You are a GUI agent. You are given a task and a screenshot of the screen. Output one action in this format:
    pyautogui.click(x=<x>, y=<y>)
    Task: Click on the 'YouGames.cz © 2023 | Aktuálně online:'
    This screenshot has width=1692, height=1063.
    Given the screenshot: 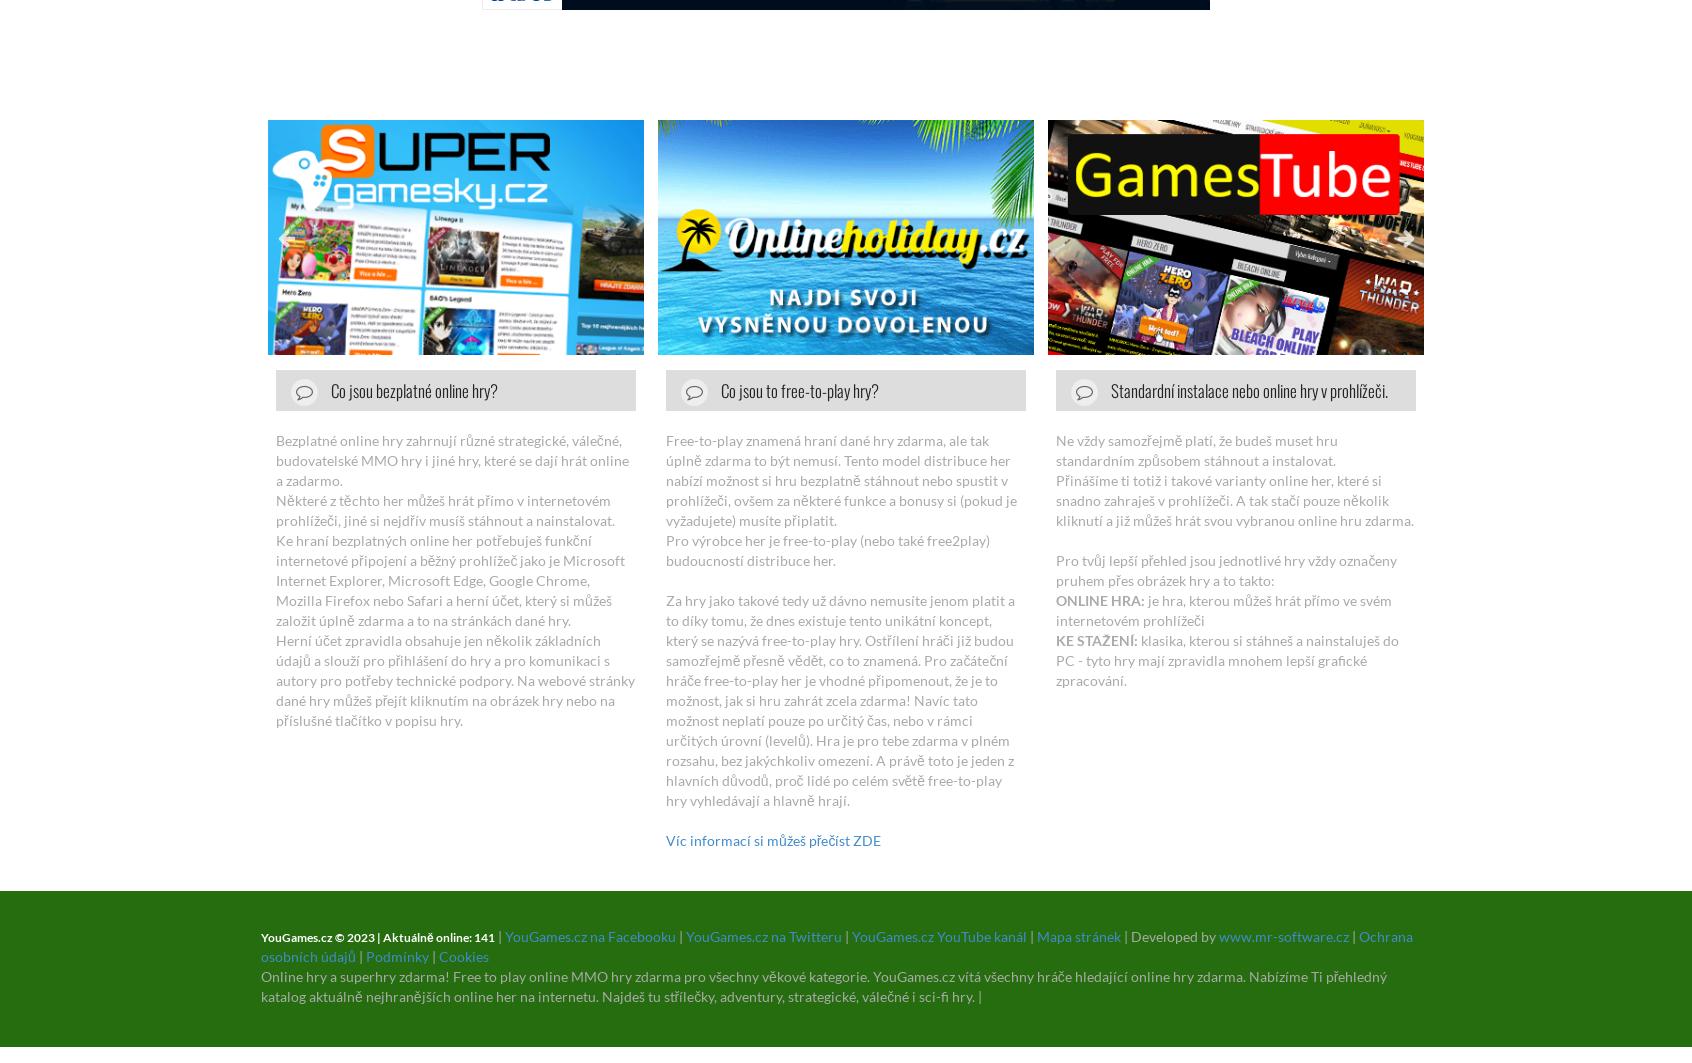 What is the action you would take?
    pyautogui.click(x=366, y=936)
    